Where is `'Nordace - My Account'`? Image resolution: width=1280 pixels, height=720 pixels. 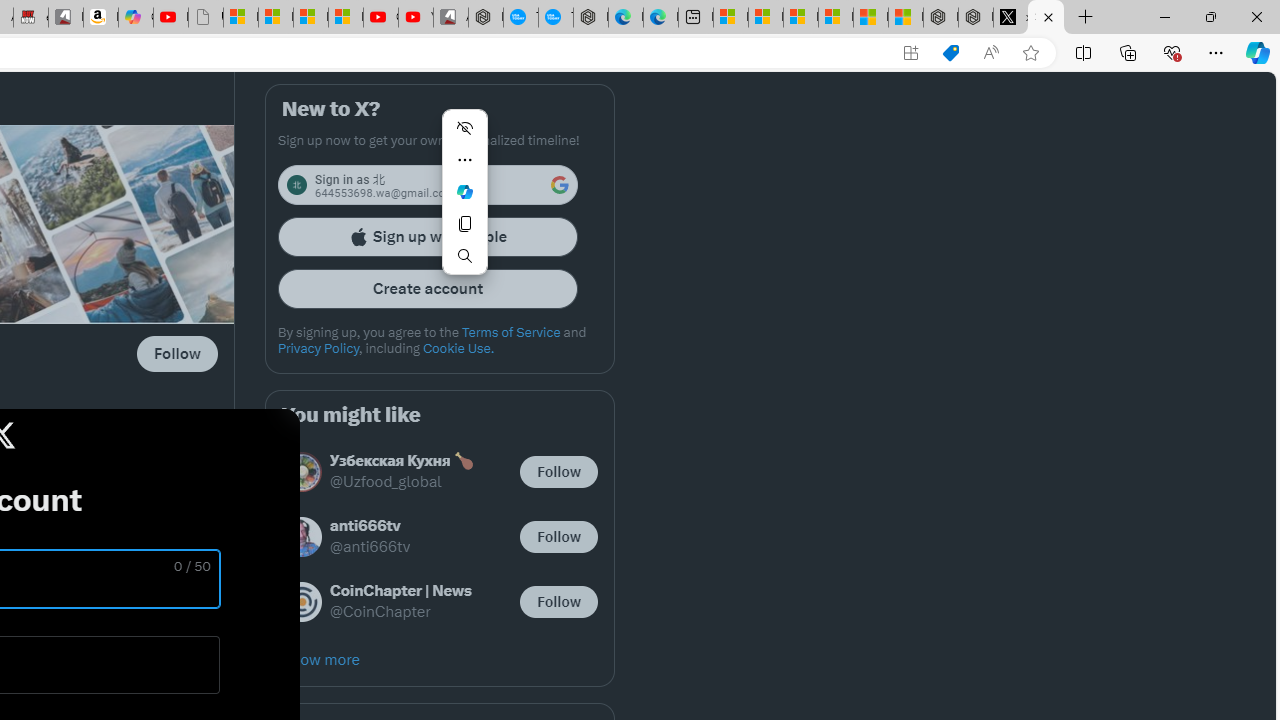
'Nordace - My Account' is located at coordinates (485, 17).